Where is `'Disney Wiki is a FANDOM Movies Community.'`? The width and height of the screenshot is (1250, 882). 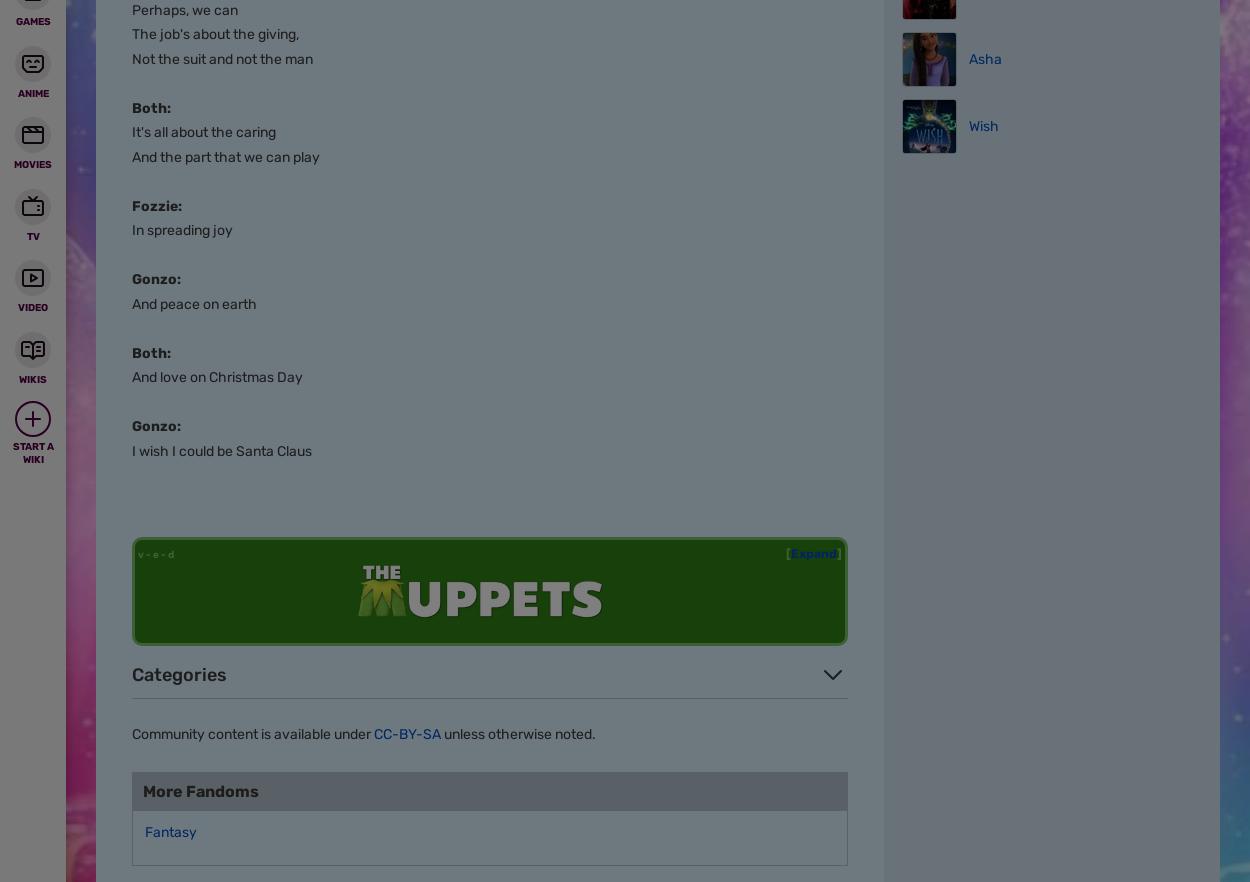
'Disney Wiki is a FANDOM Movies Community.' is located at coordinates (658, 320).